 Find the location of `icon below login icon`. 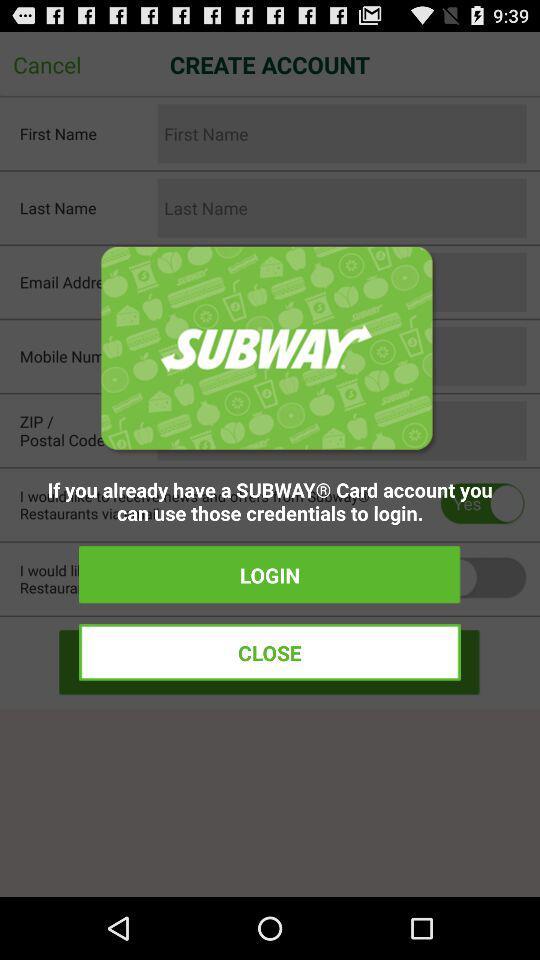

icon below login icon is located at coordinates (270, 651).